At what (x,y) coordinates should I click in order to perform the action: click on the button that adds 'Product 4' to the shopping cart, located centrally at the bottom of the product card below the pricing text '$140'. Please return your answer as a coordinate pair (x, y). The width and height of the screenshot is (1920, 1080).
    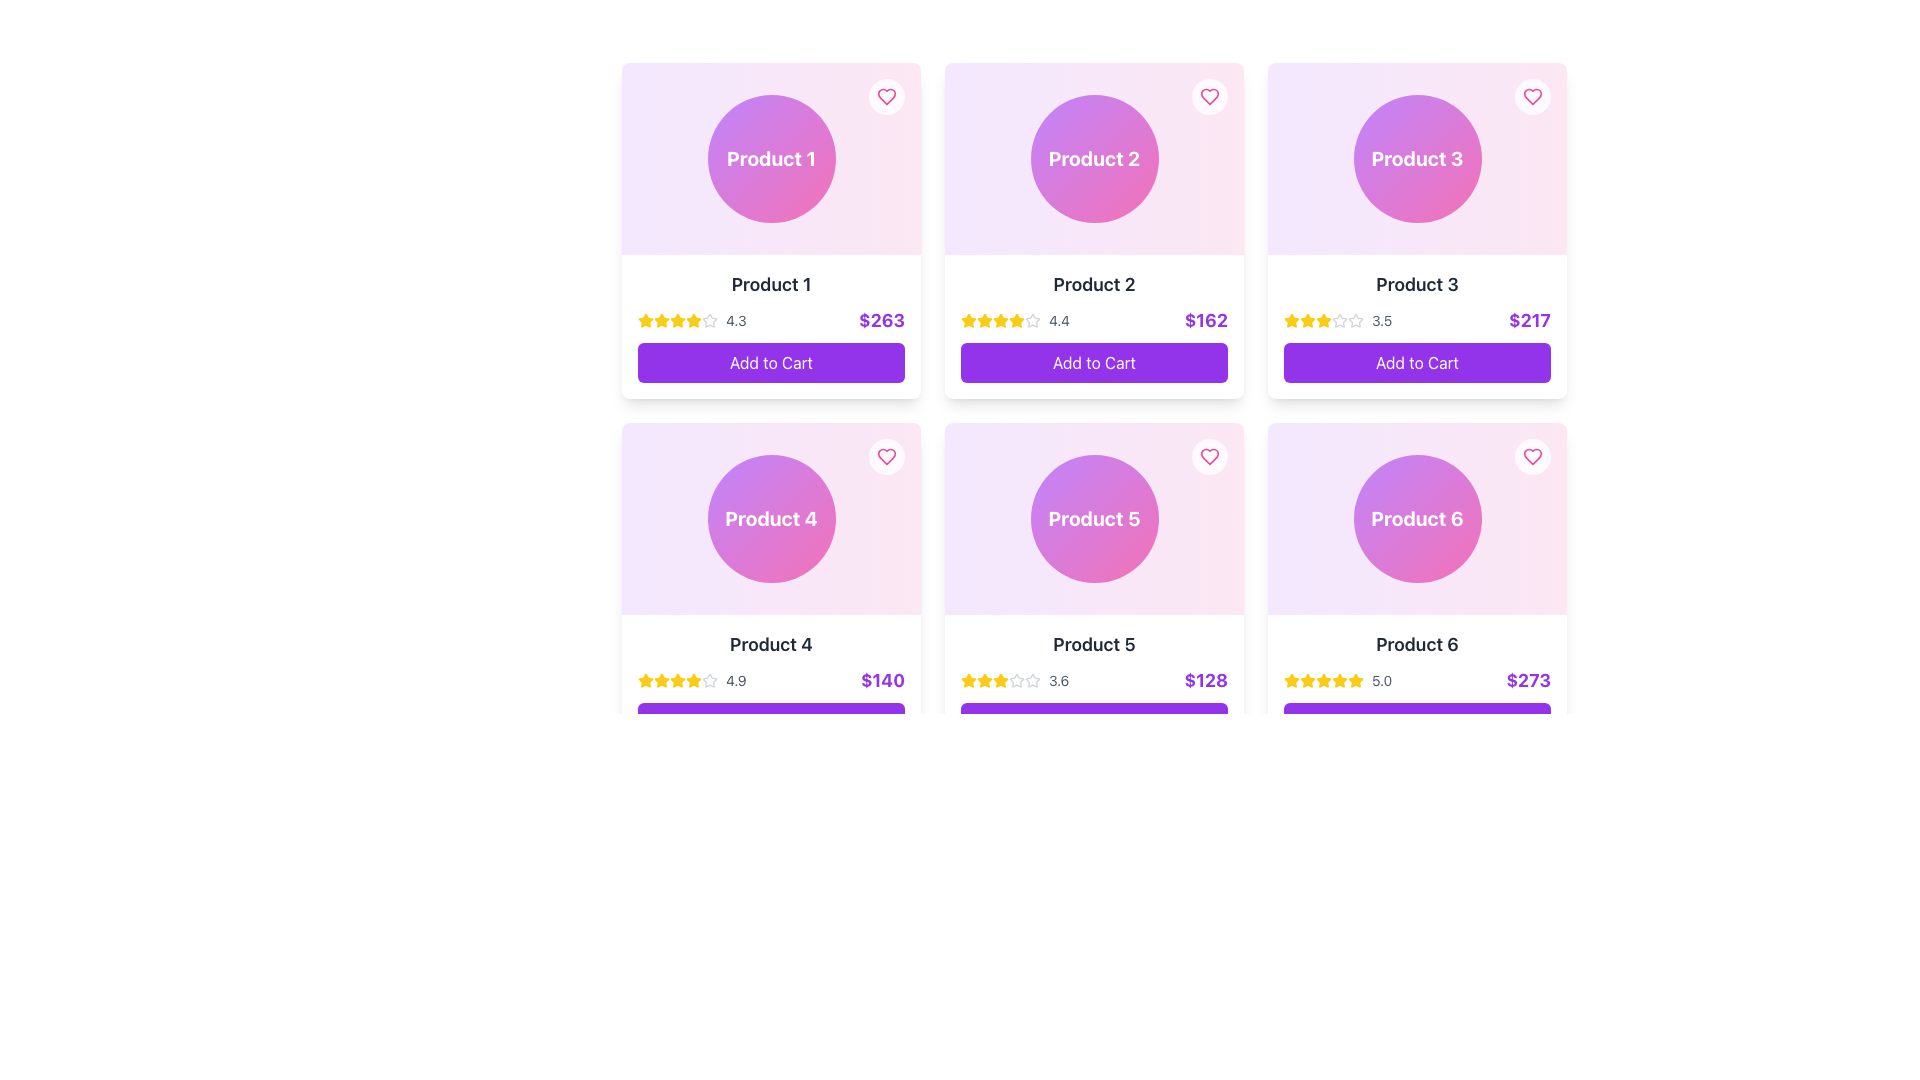
    Looking at the image, I should click on (770, 722).